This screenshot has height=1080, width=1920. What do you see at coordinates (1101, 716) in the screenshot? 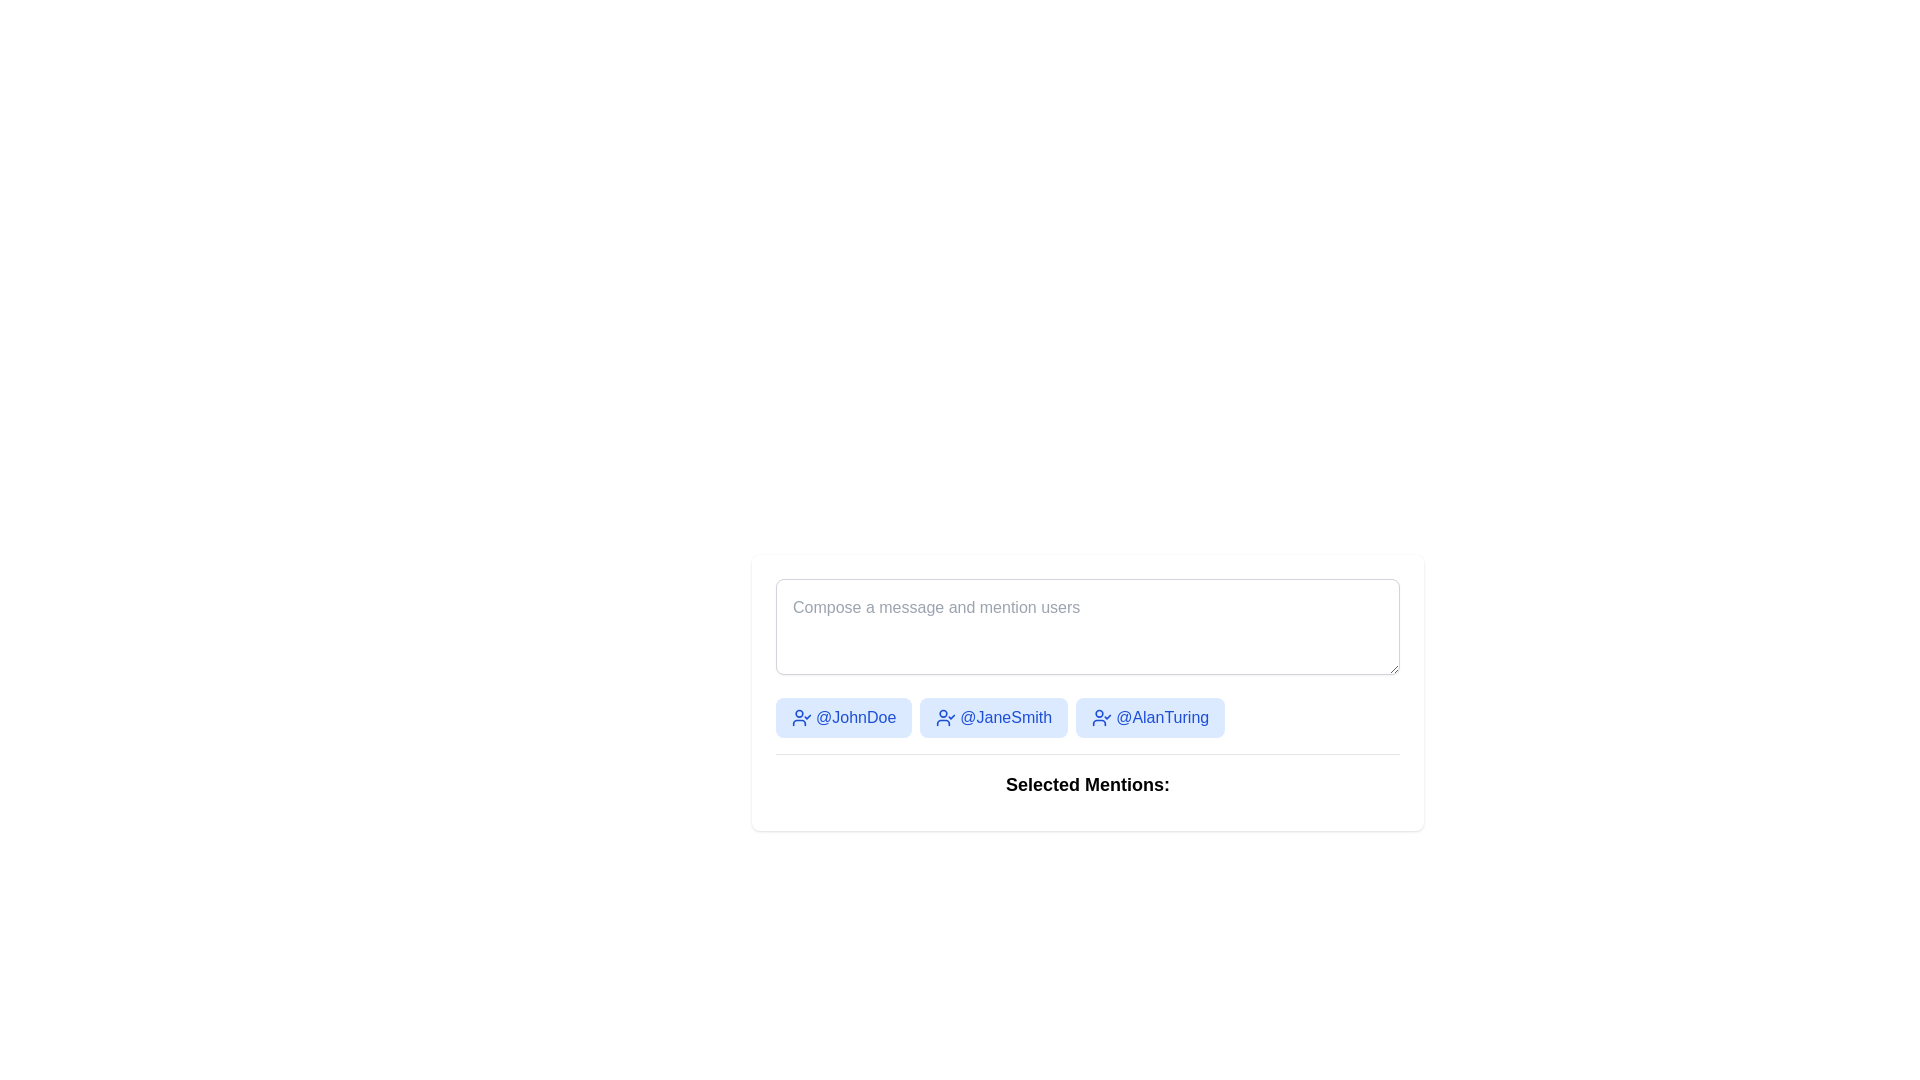
I see `the visual indicator icon for the selected user '@AlanTuring', located in the third rectangular button of the bottom row of selectable items` at bounding box center [1101, 716].